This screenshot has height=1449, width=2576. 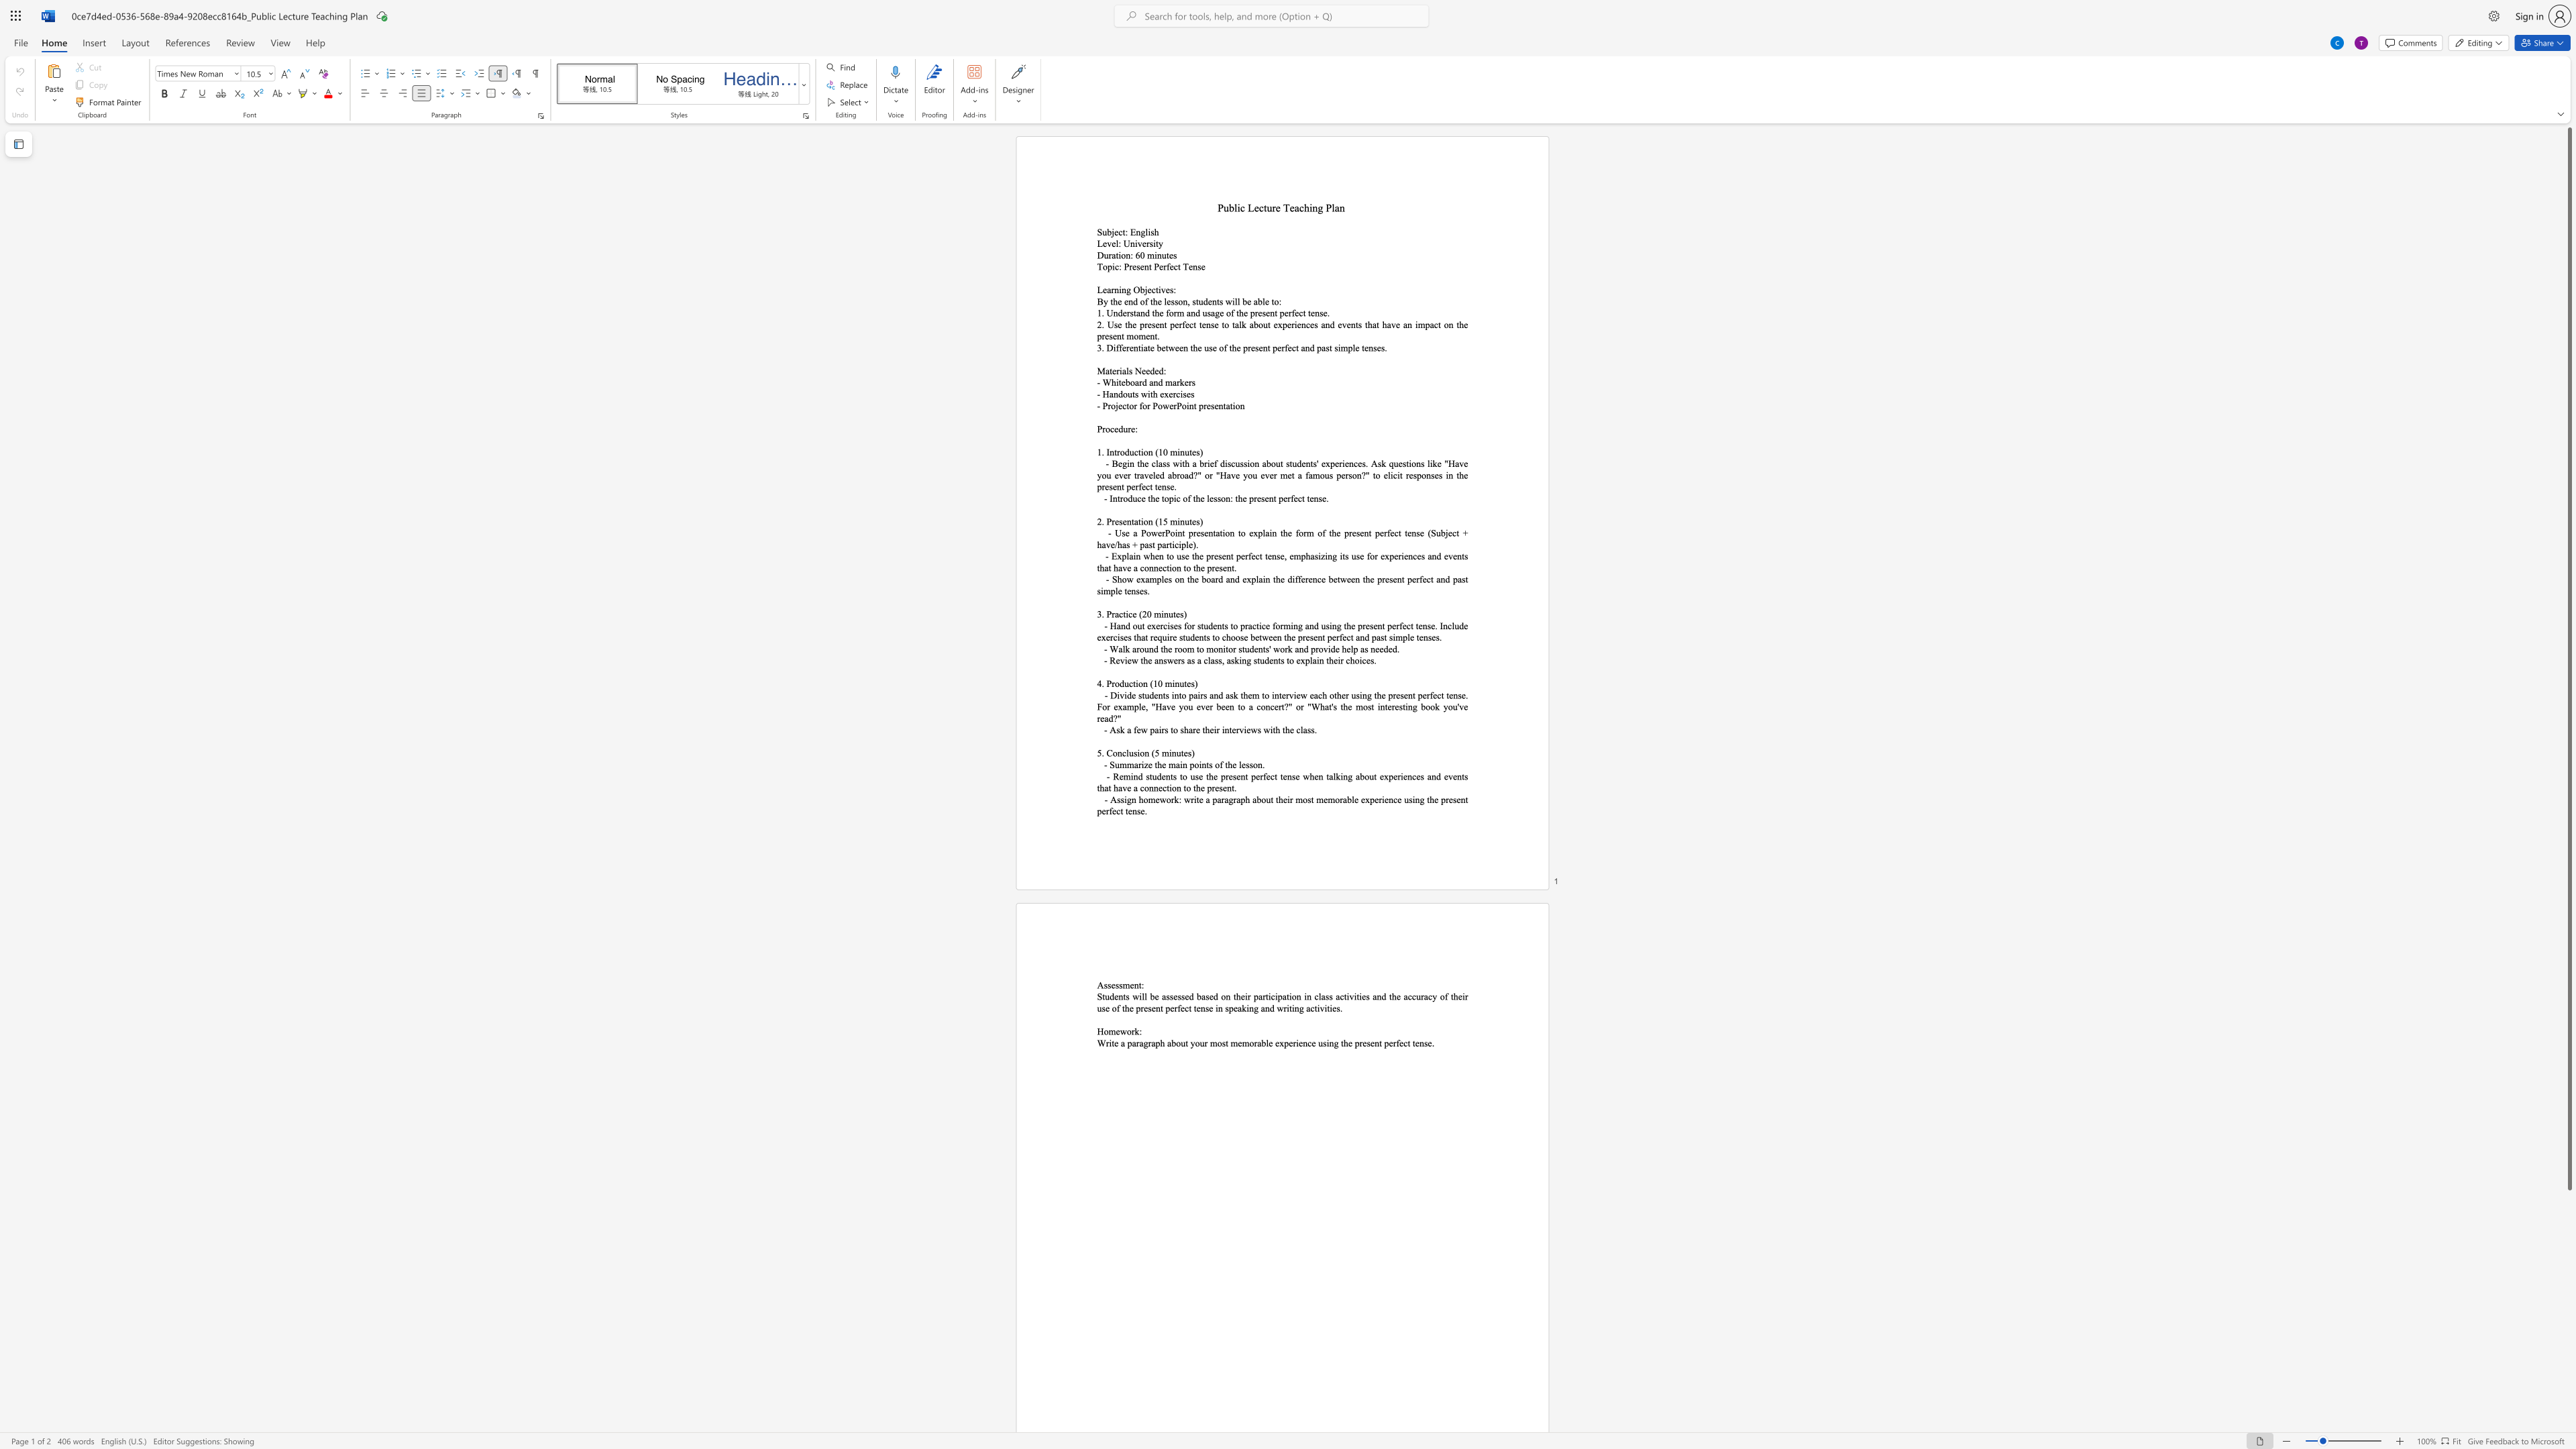 I want to click on the space between the continuous character "e" and "s" in the text, so click(x=1191, y=682).